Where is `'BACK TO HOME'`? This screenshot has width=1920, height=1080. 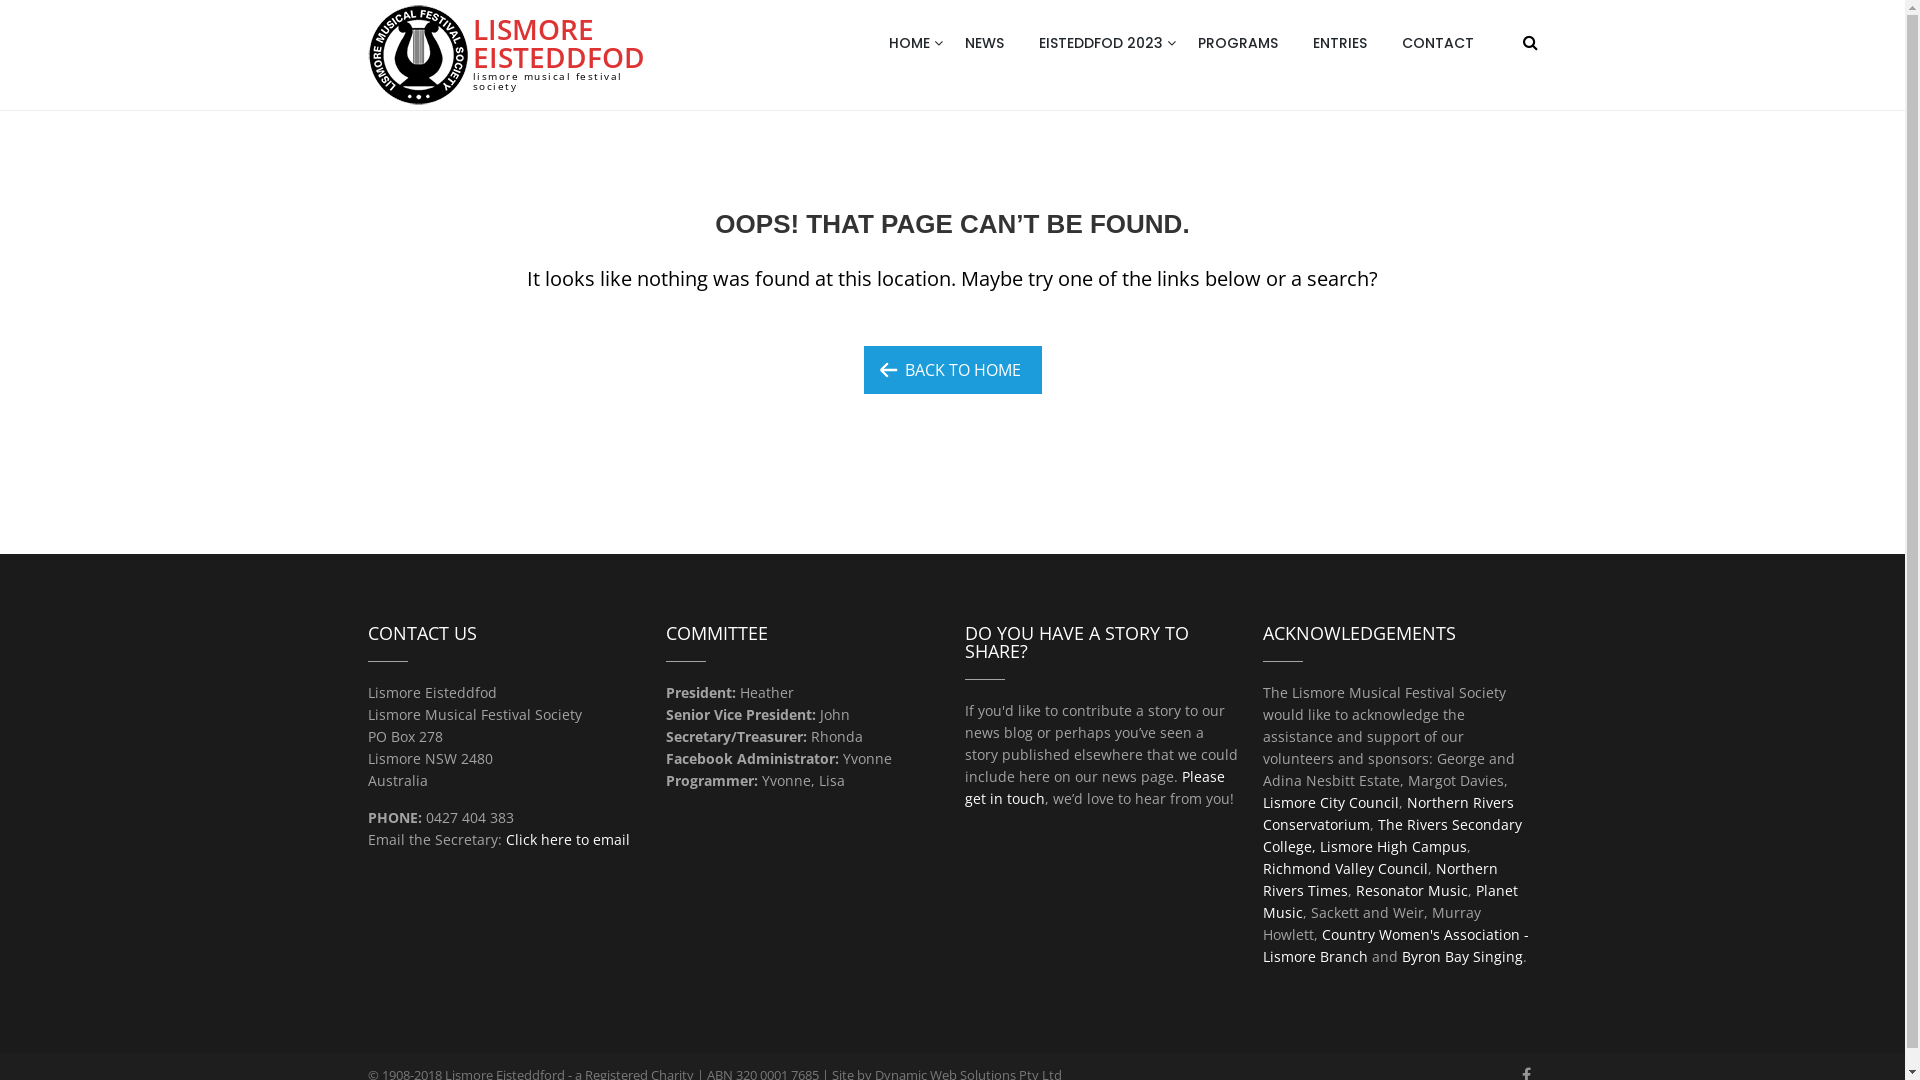 'BACK TO HOME' is located at coordinates (952, 370).